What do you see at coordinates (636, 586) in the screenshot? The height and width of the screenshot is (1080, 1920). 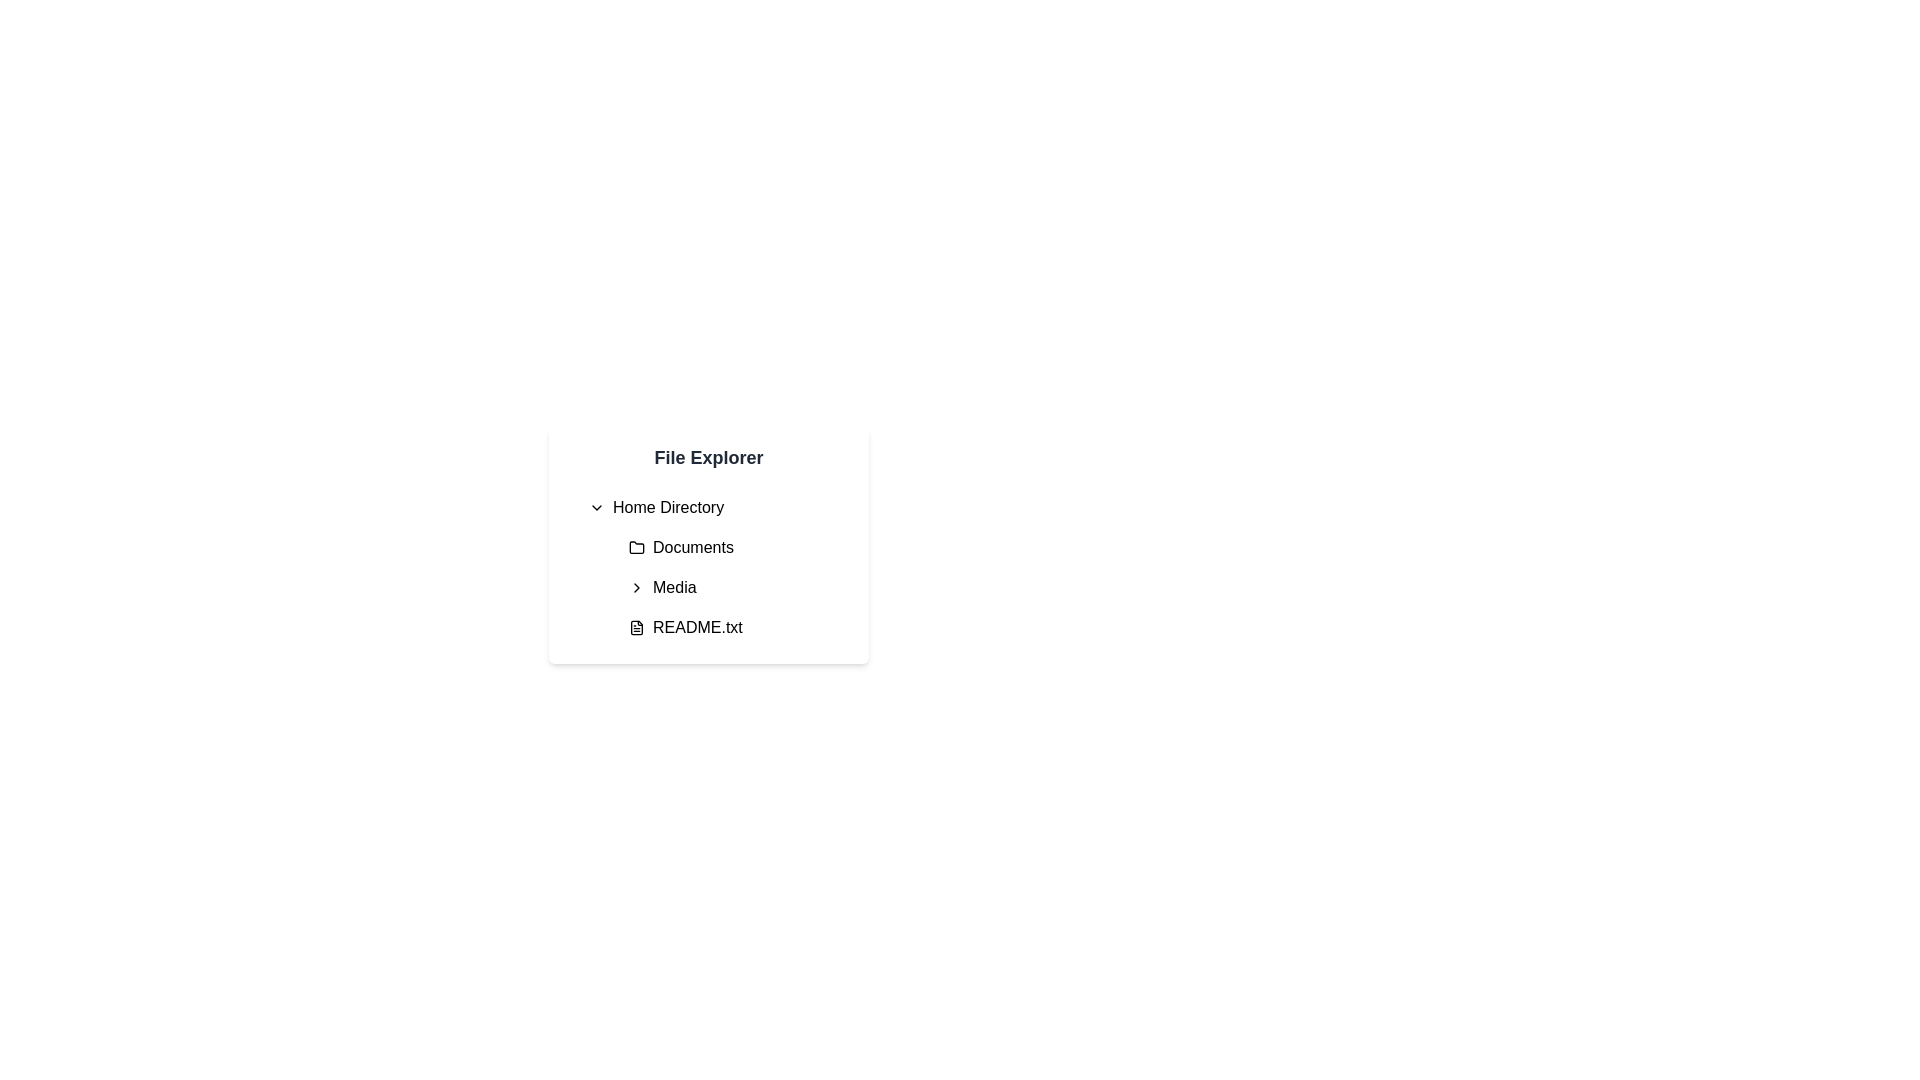 I see `the right-pointing chevron icon located immediately to the left of the 'Media' text label` at bounding box center [636, 586].